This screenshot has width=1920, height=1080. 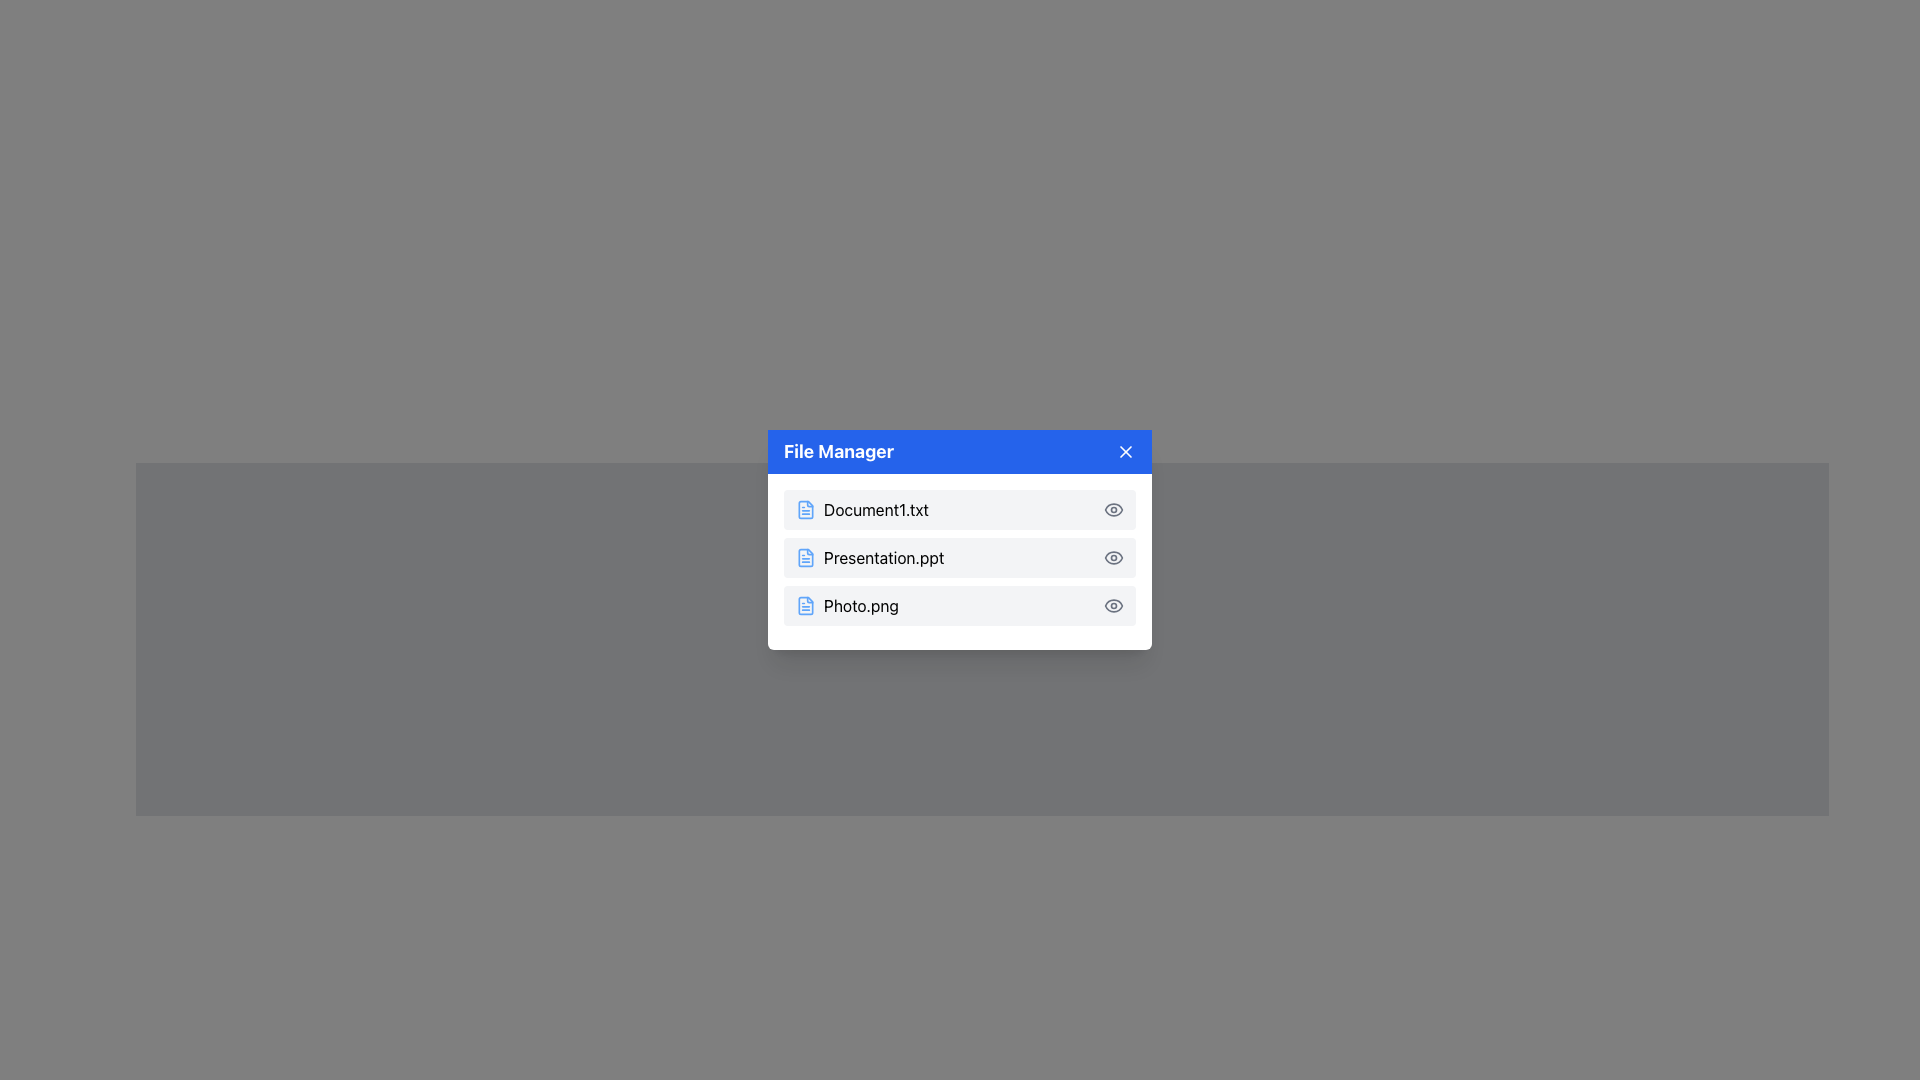 What do you see at coordinates (839, 451) in the screenshot?
I see `the 'File Manager' text label, which is prominently displayed in bold white font on a blue background at the top of a modal window` at bounding box center [839, 451].